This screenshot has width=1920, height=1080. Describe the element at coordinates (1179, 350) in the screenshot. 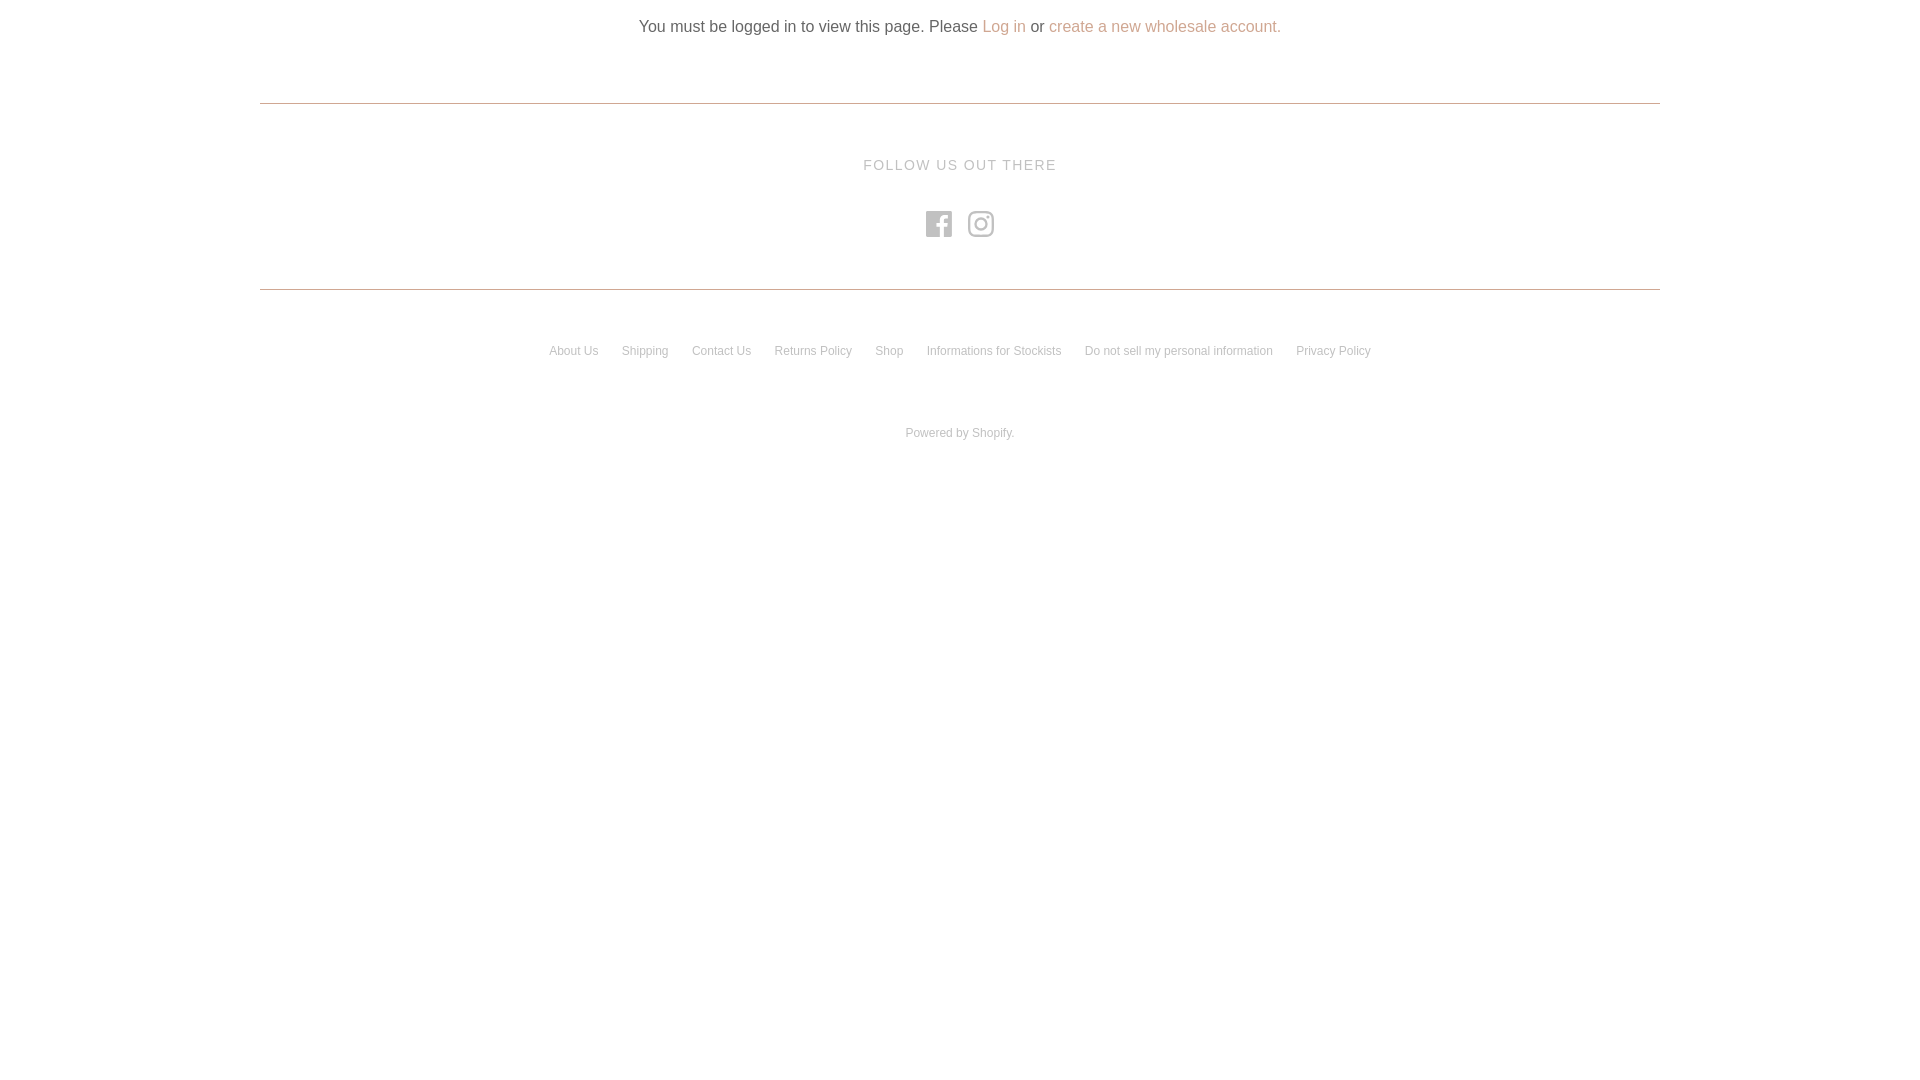

I see `'Do not sell my personal information'` at that location.